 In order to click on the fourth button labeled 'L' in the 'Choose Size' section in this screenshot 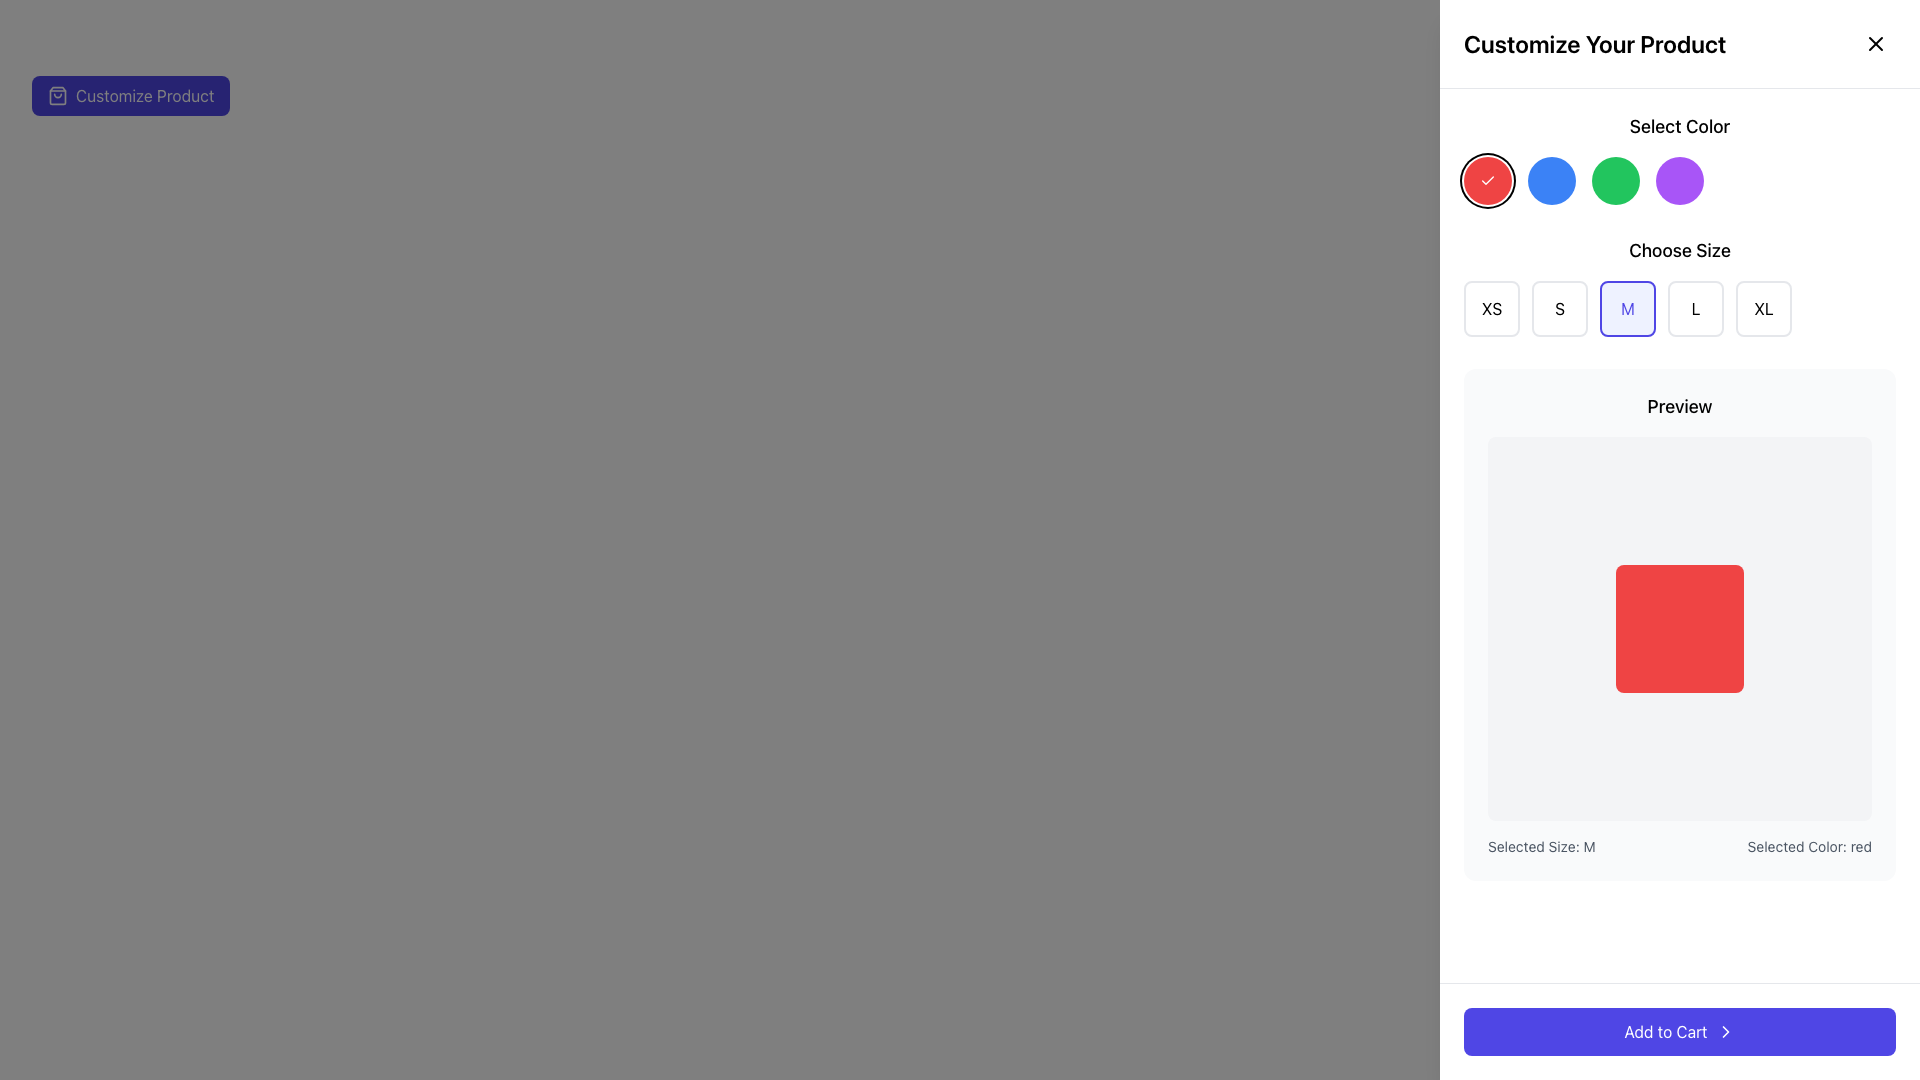, I will do `click(1694, 308)`.